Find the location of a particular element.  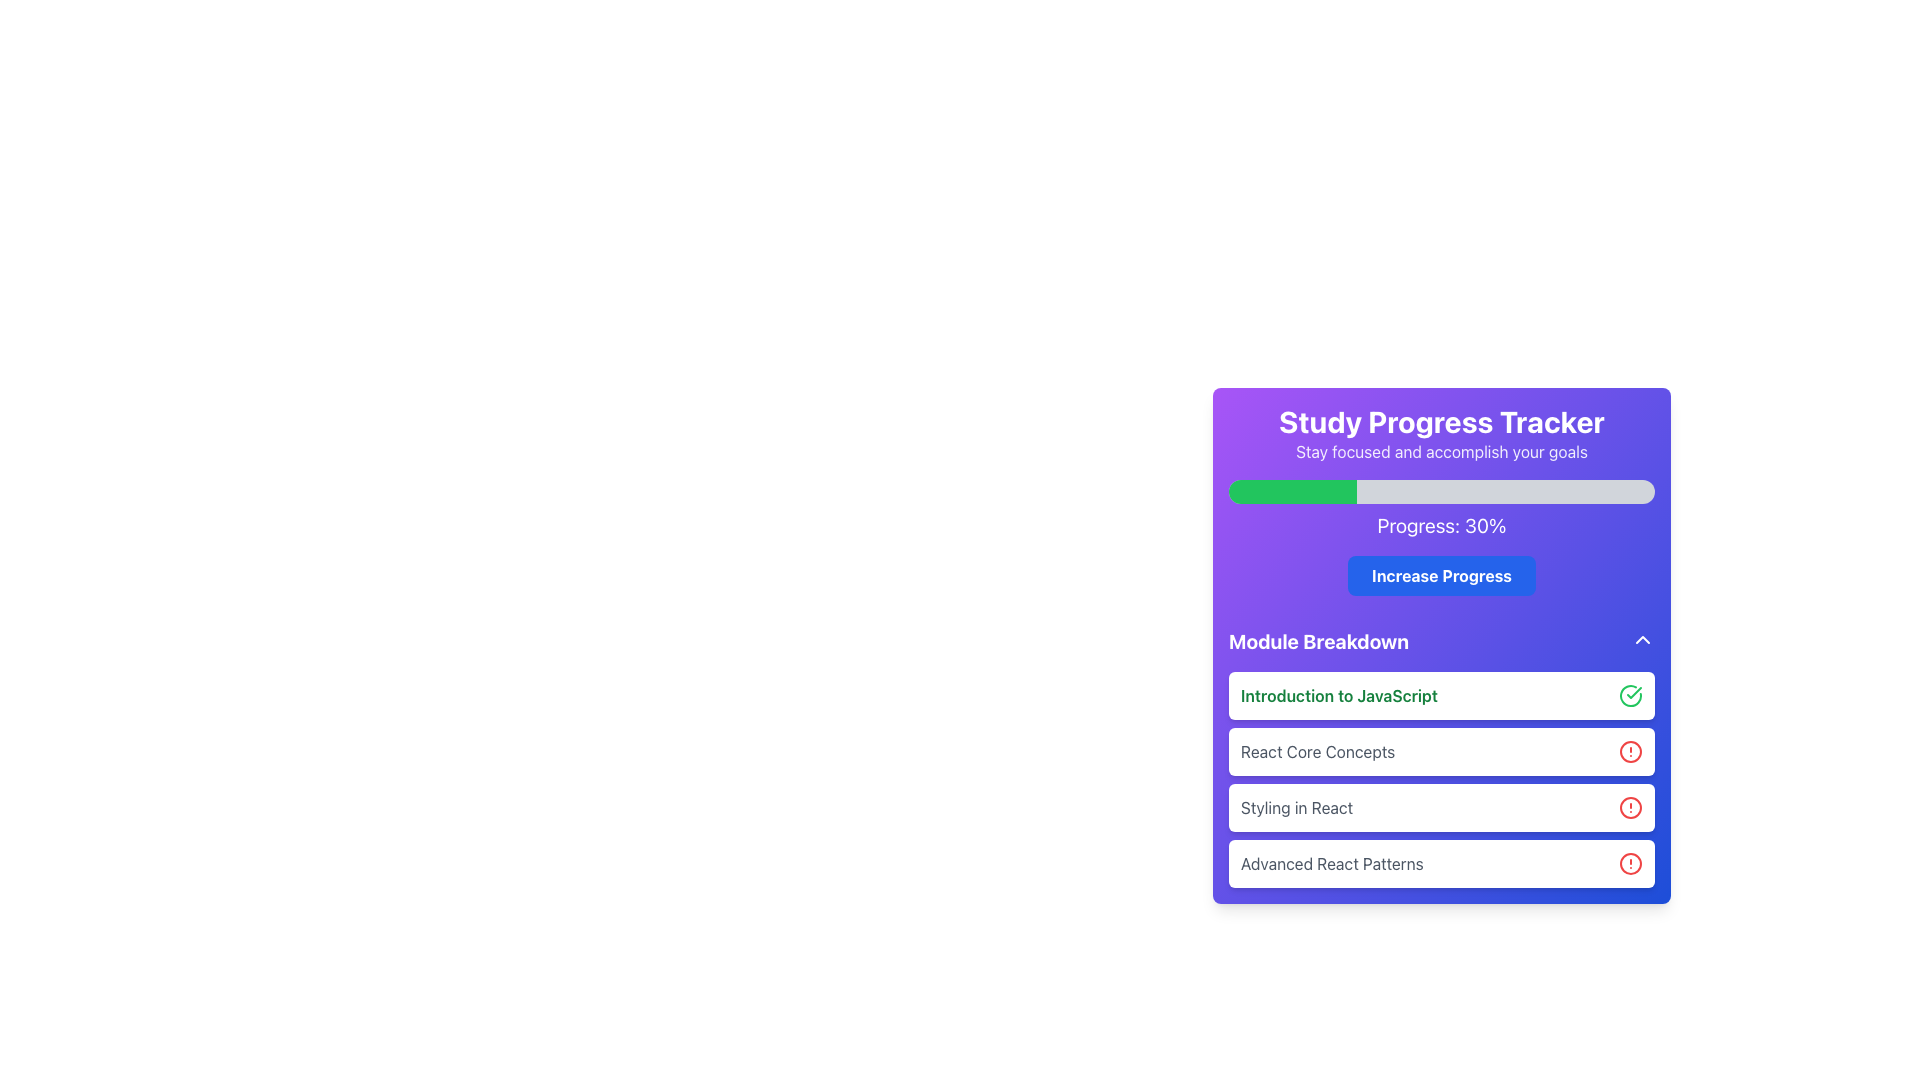

the toggle icon button located on the far right side of the 'Module Breakdown' section is located at coordinates (1642, 640).